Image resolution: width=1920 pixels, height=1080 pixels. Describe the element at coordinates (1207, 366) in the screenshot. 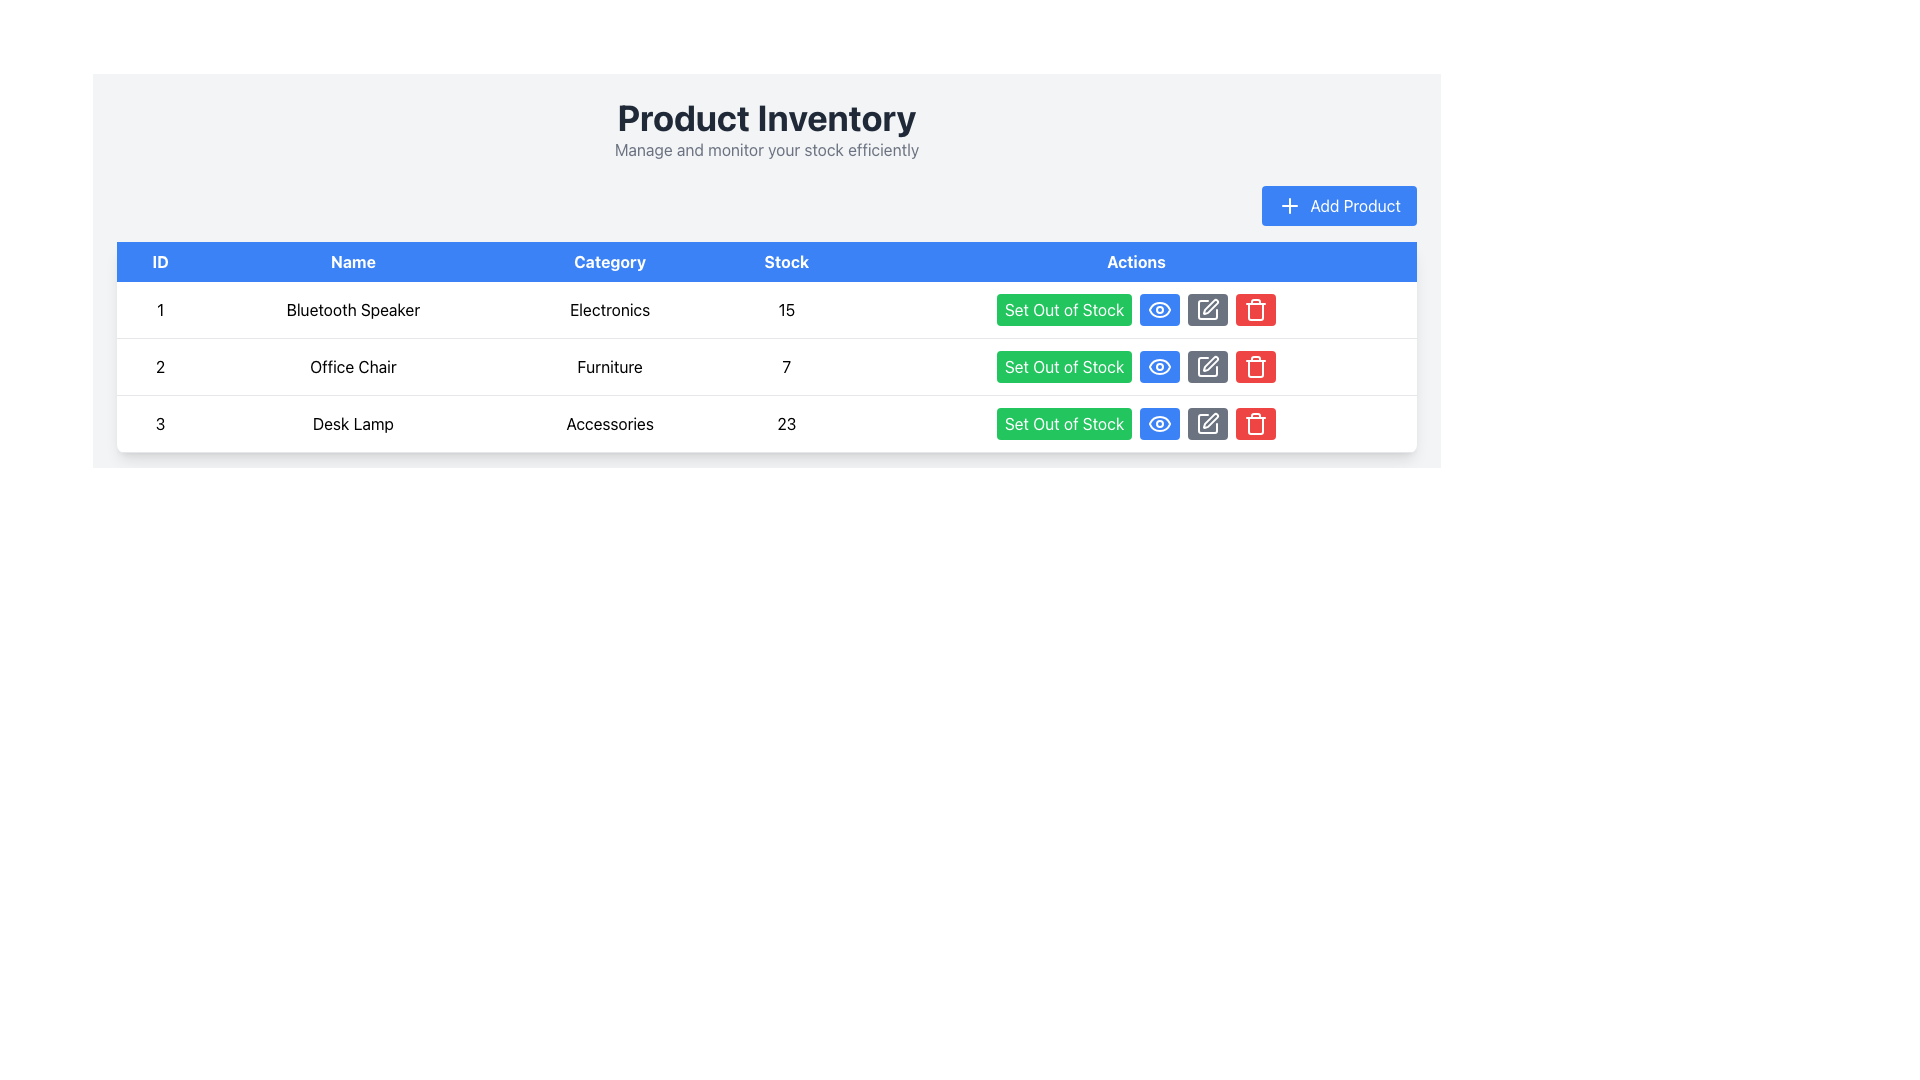

I see `the solid outline square icon with rounded corners in the 'Actions' column, second row of the table` at that location.